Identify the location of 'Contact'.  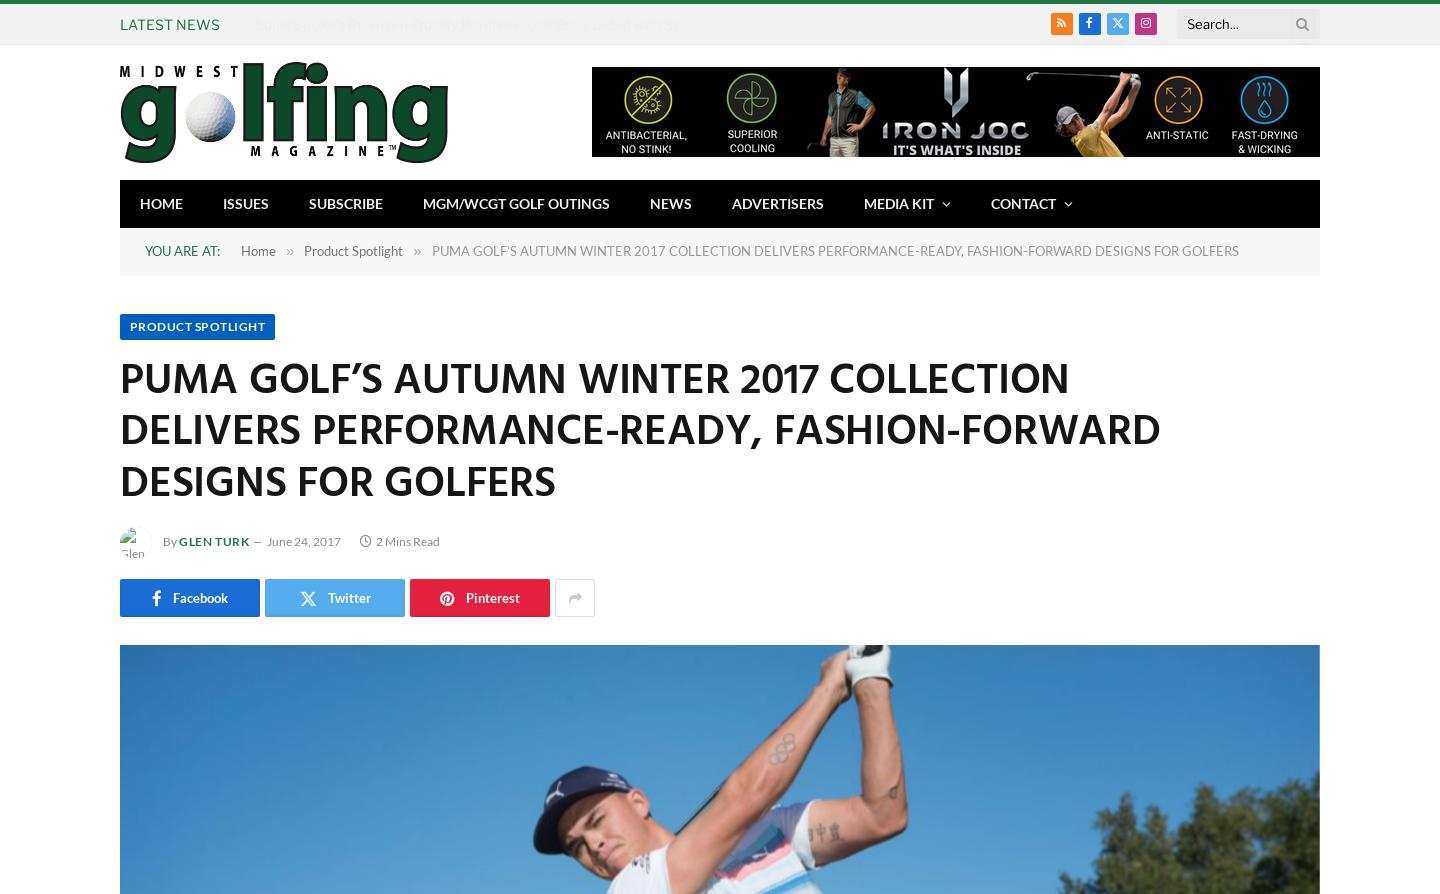
(1023, 202).